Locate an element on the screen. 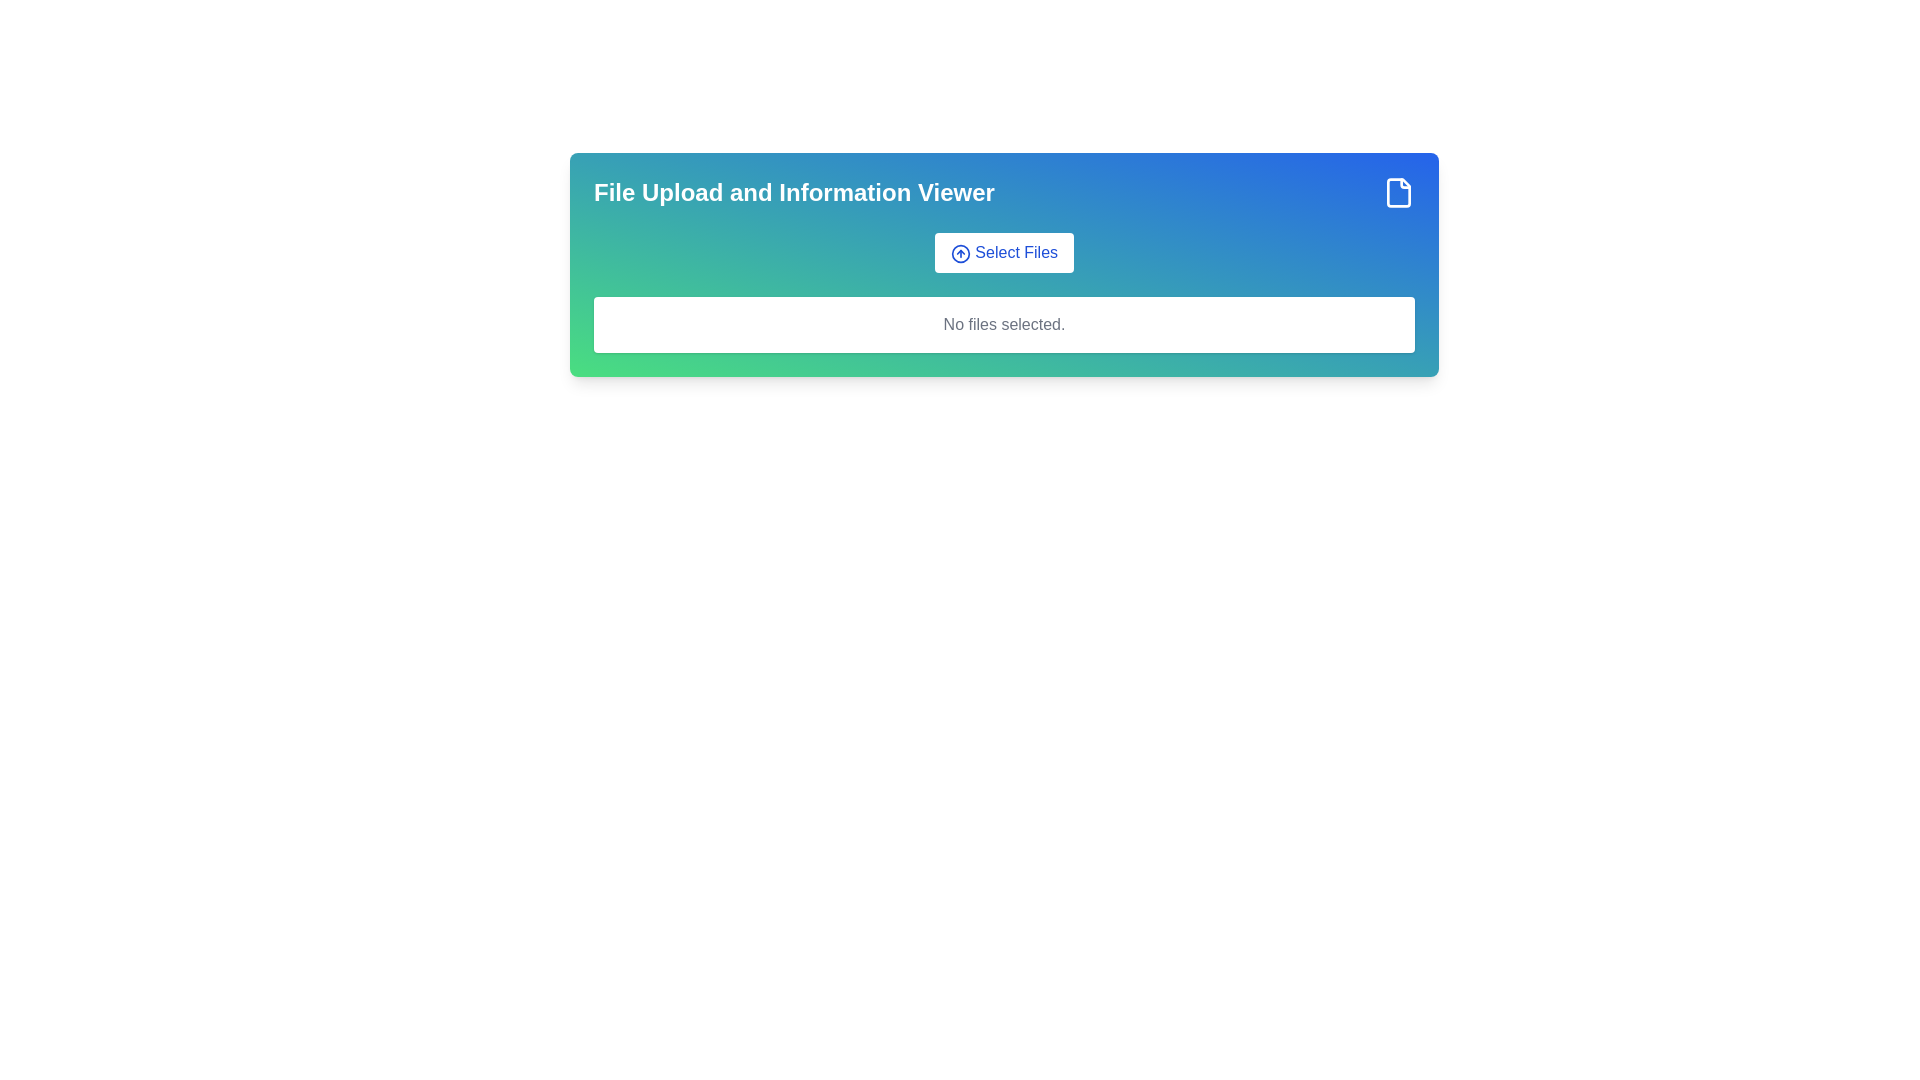  the descriptive text element that indicates no files have been selected for upload, which is located directly below the 'Select Files' button is located at coordinates (1004, 323).